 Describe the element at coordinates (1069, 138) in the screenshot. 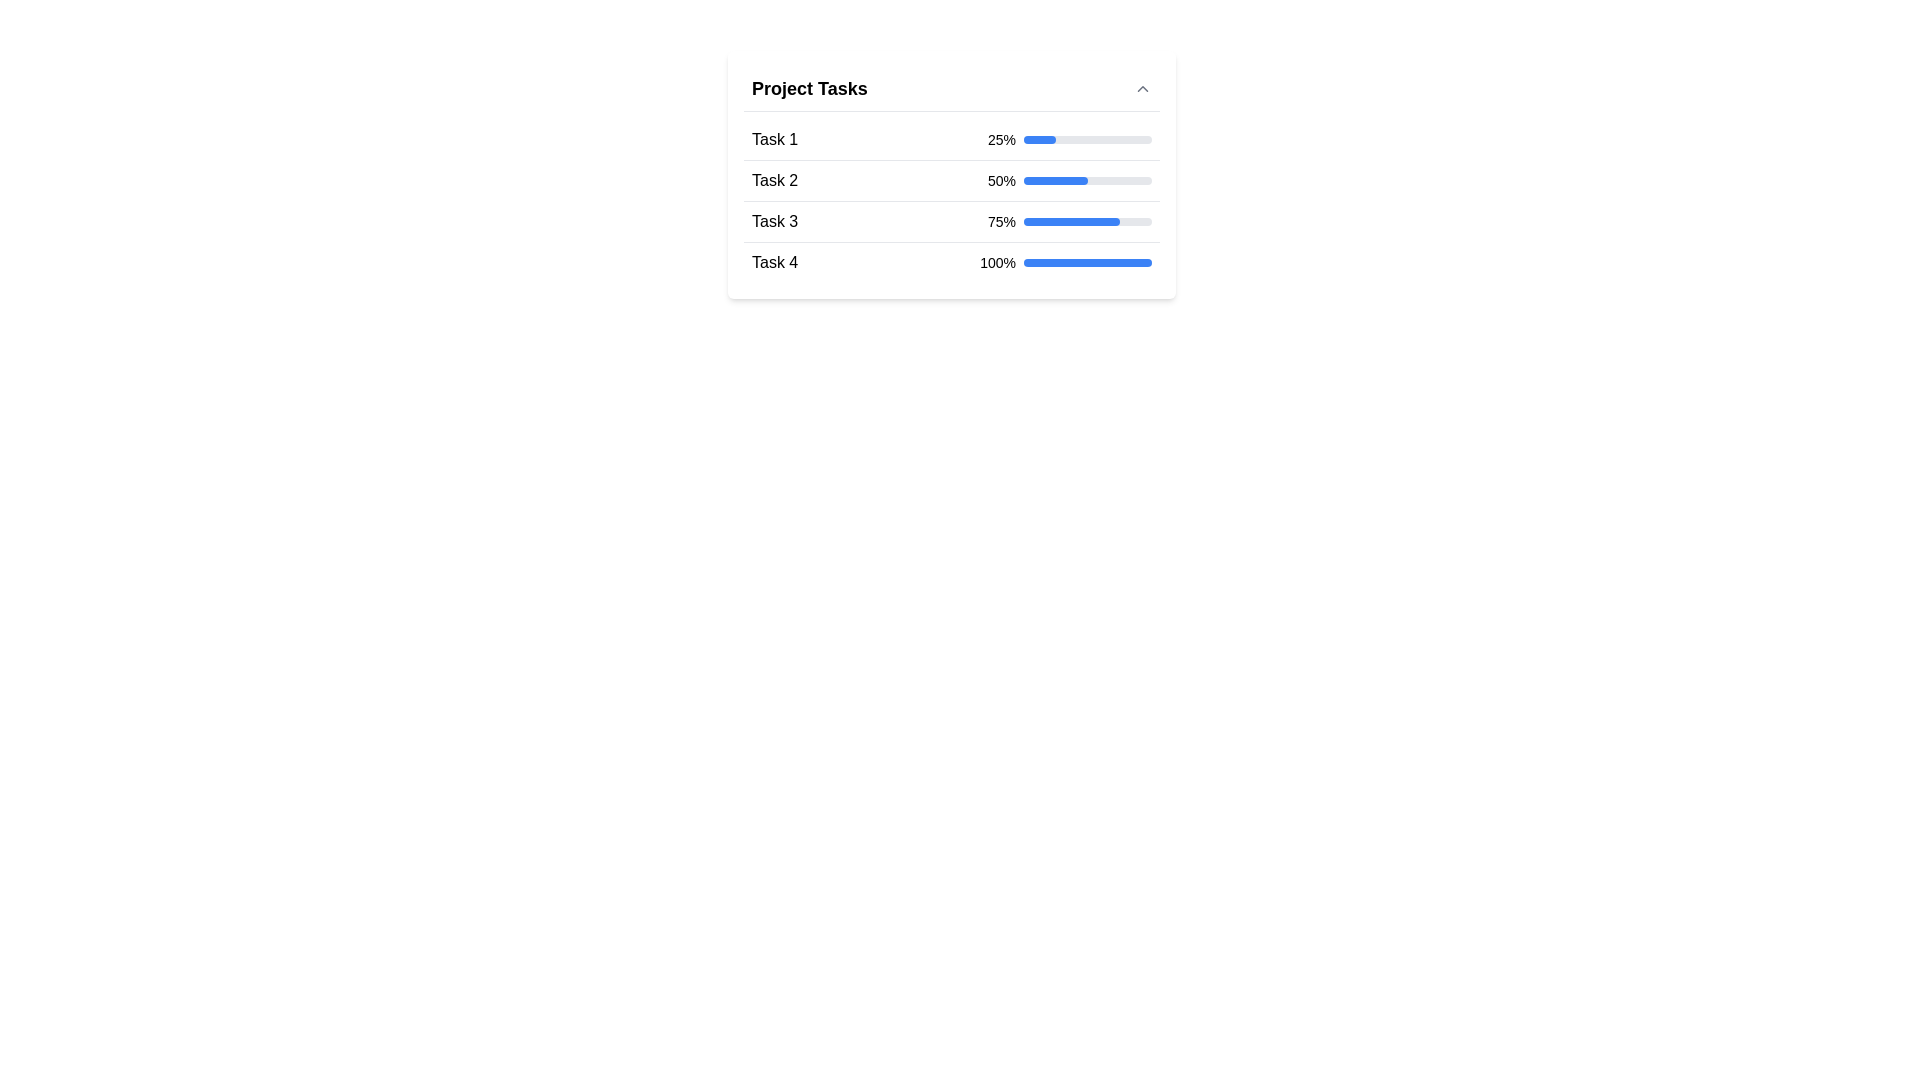

I see `percentage value from the progress bar labeled 'Task 1' in the 'Project Tasks' list, which displays '25%' to the left of the blue filled segment` at that location.